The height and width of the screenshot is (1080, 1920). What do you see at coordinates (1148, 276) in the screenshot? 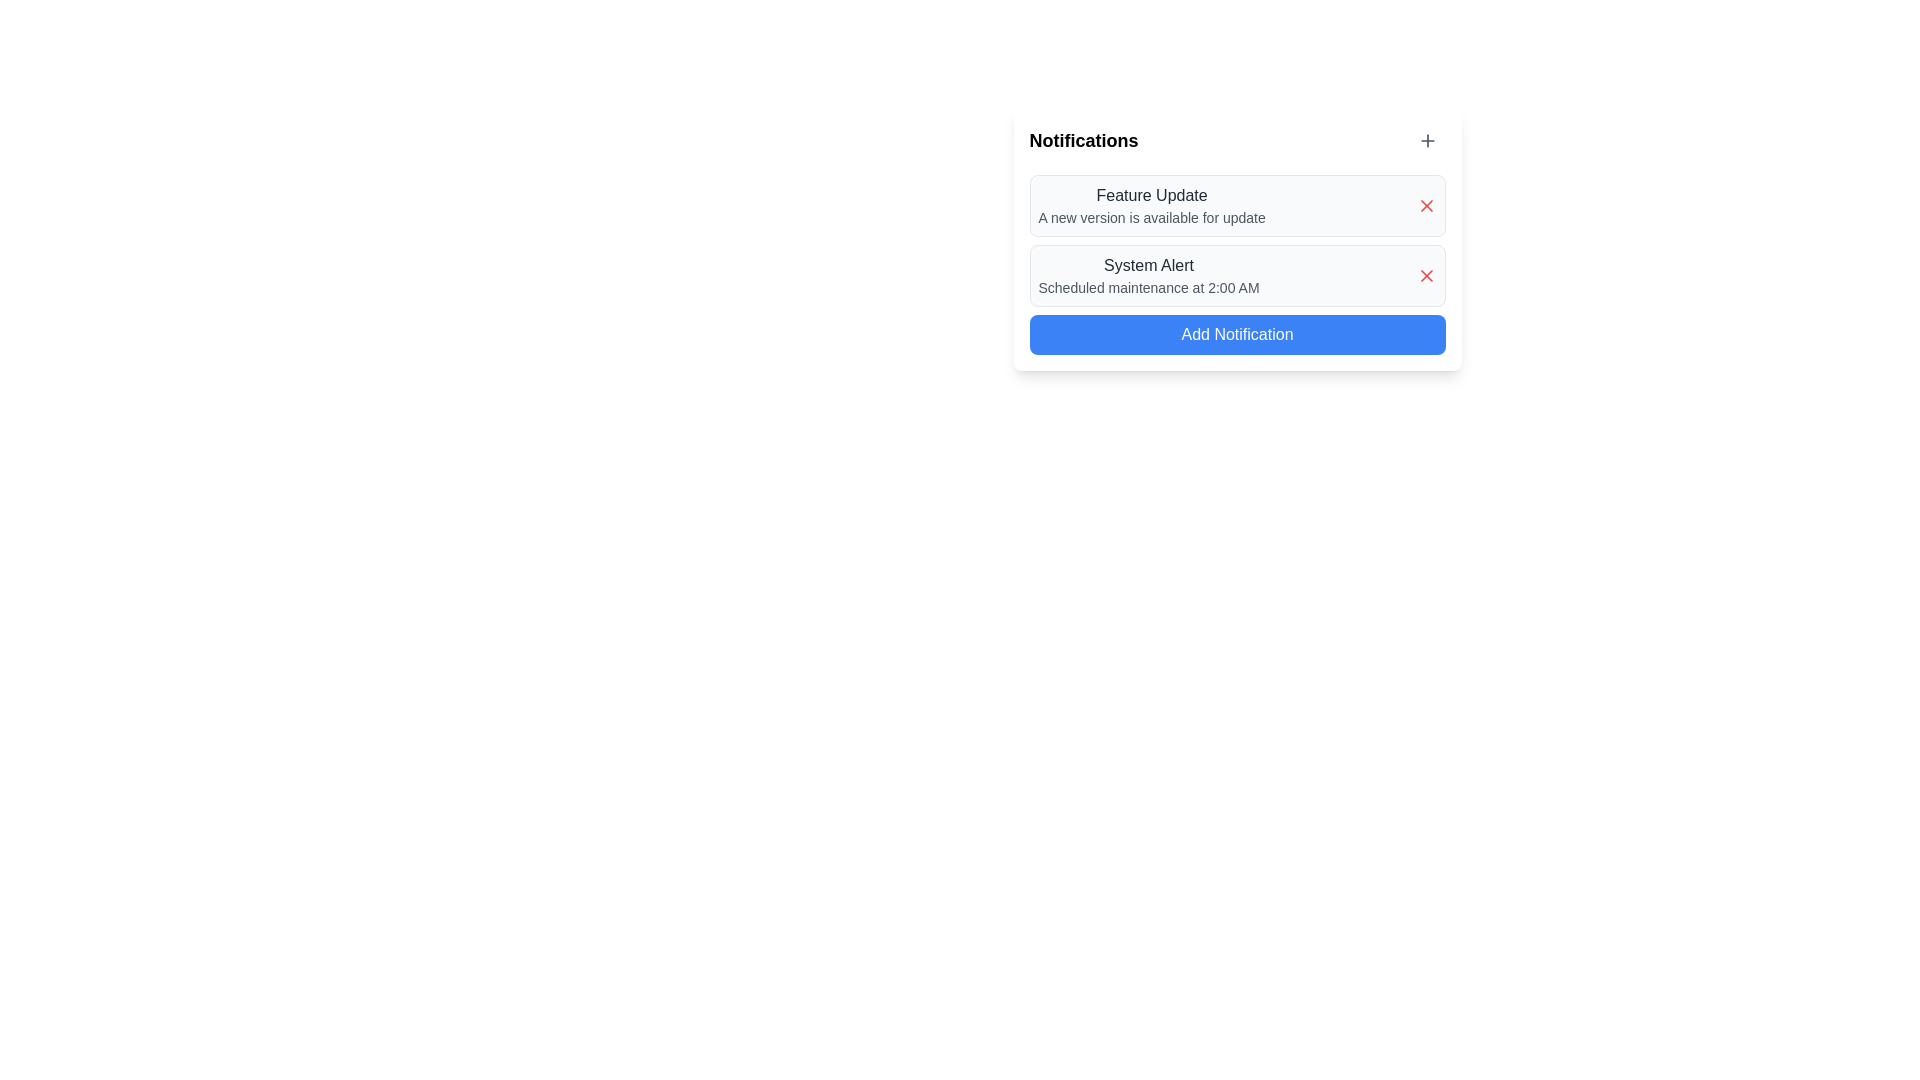
I see `the second notification card displaying 'System Alert' with the message 'Scheduled maintenance at 2:00 AM' to focus or interact with it` at bounding box center [1148, 276].